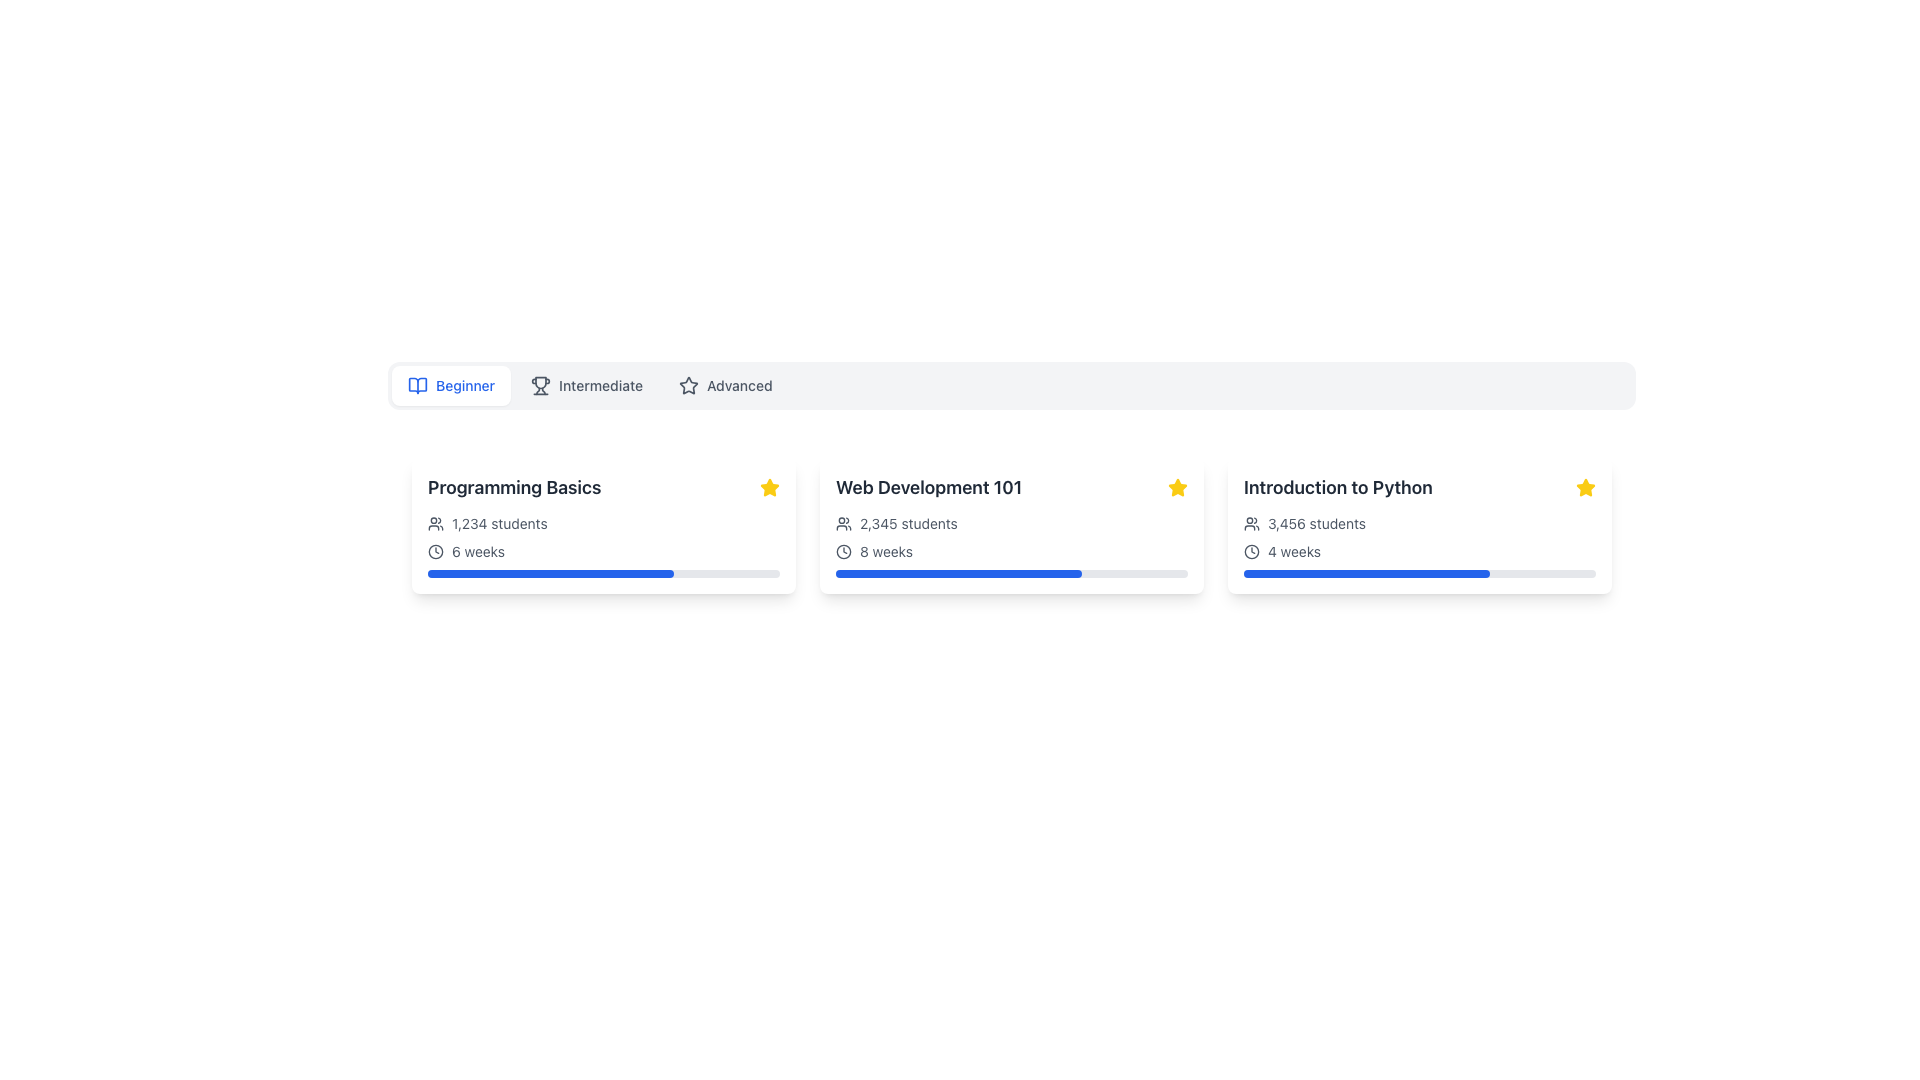 The width and height of the screenshot is (1920, 1080). Describe the element at coordinates (1012, 574) in the screenshot. I see `the value of the progress bar indicating 70% completion, located within the 'Web Development 101' card, directly below the '8 weeks' text` at that location.